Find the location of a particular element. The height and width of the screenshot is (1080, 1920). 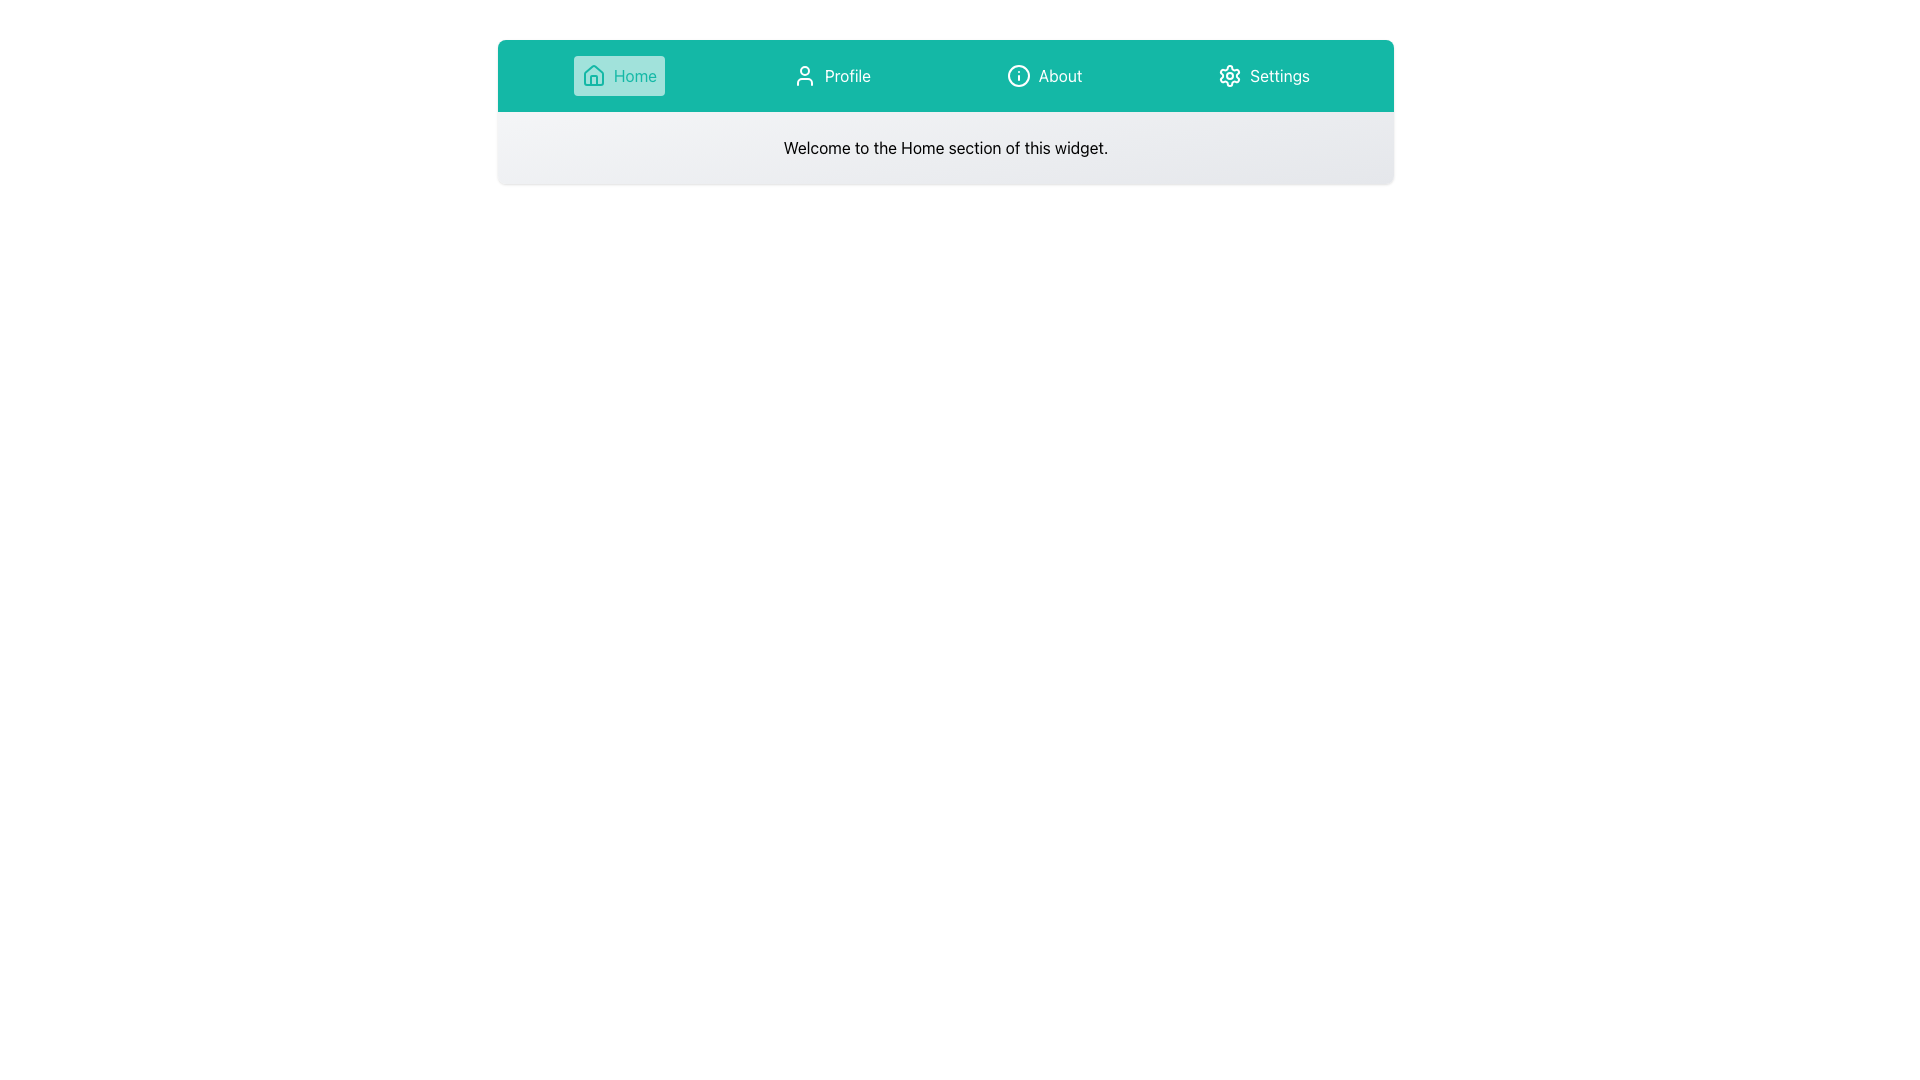

the house-shaped icon located within the 'Home' navigation item is located at coordinates (592, 75).